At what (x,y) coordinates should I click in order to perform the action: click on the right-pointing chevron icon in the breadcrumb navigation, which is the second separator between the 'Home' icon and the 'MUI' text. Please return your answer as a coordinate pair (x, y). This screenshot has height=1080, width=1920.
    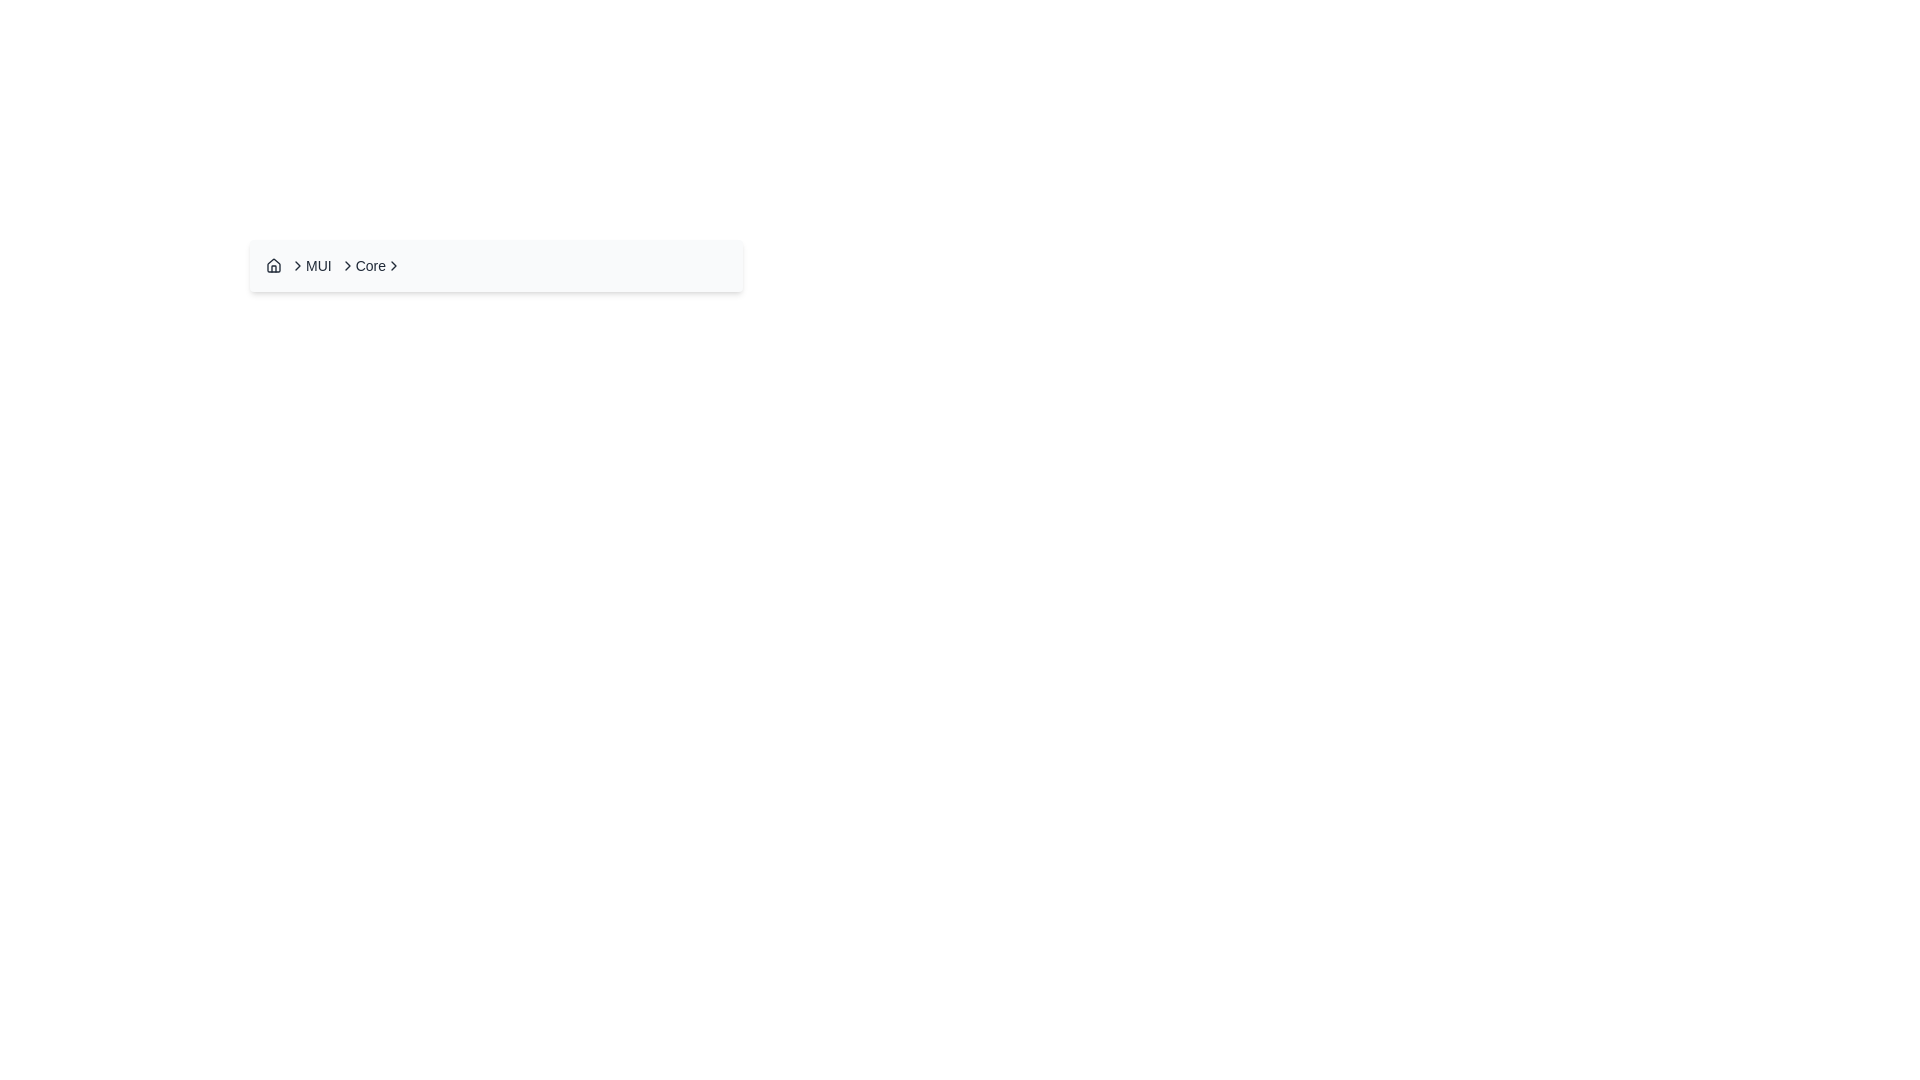
    Looking at the image, I should click on (296, 265).